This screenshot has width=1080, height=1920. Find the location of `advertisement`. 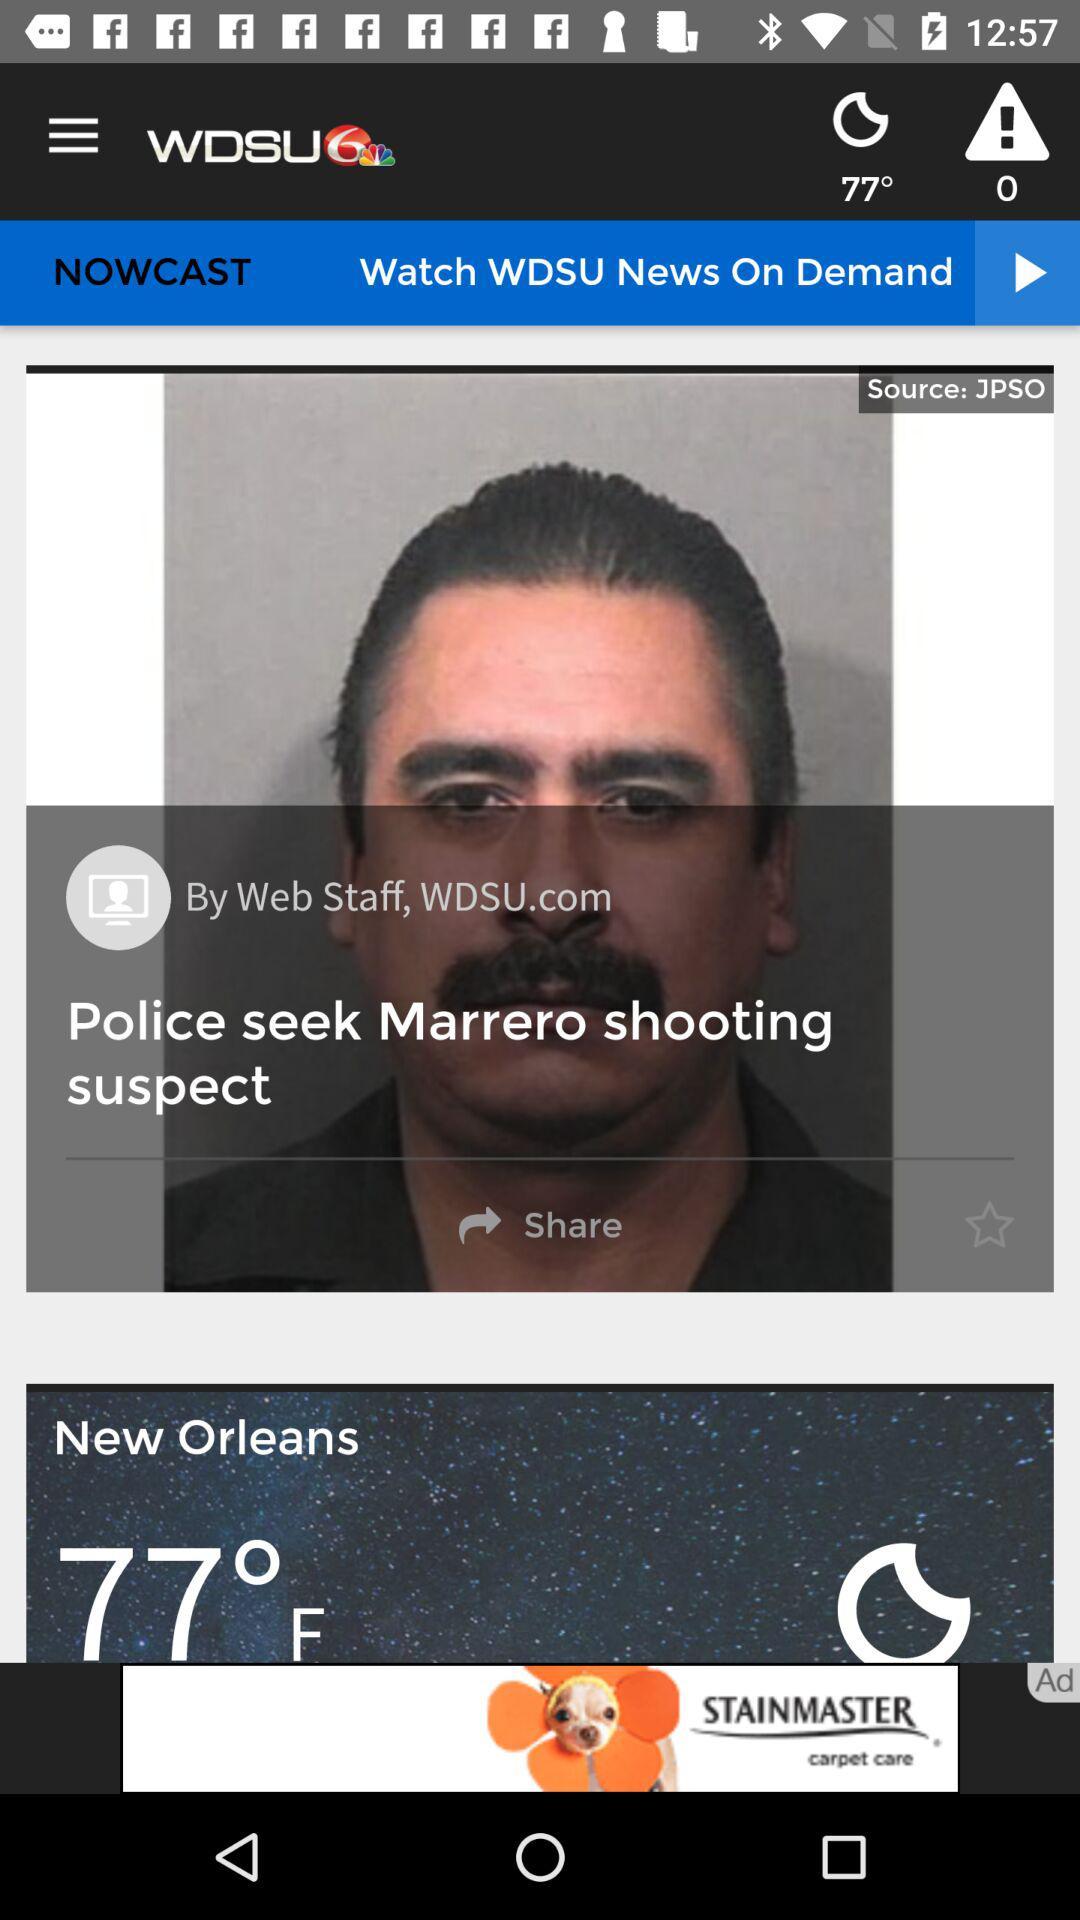

advertisement is located at coordinates (540, 1727).